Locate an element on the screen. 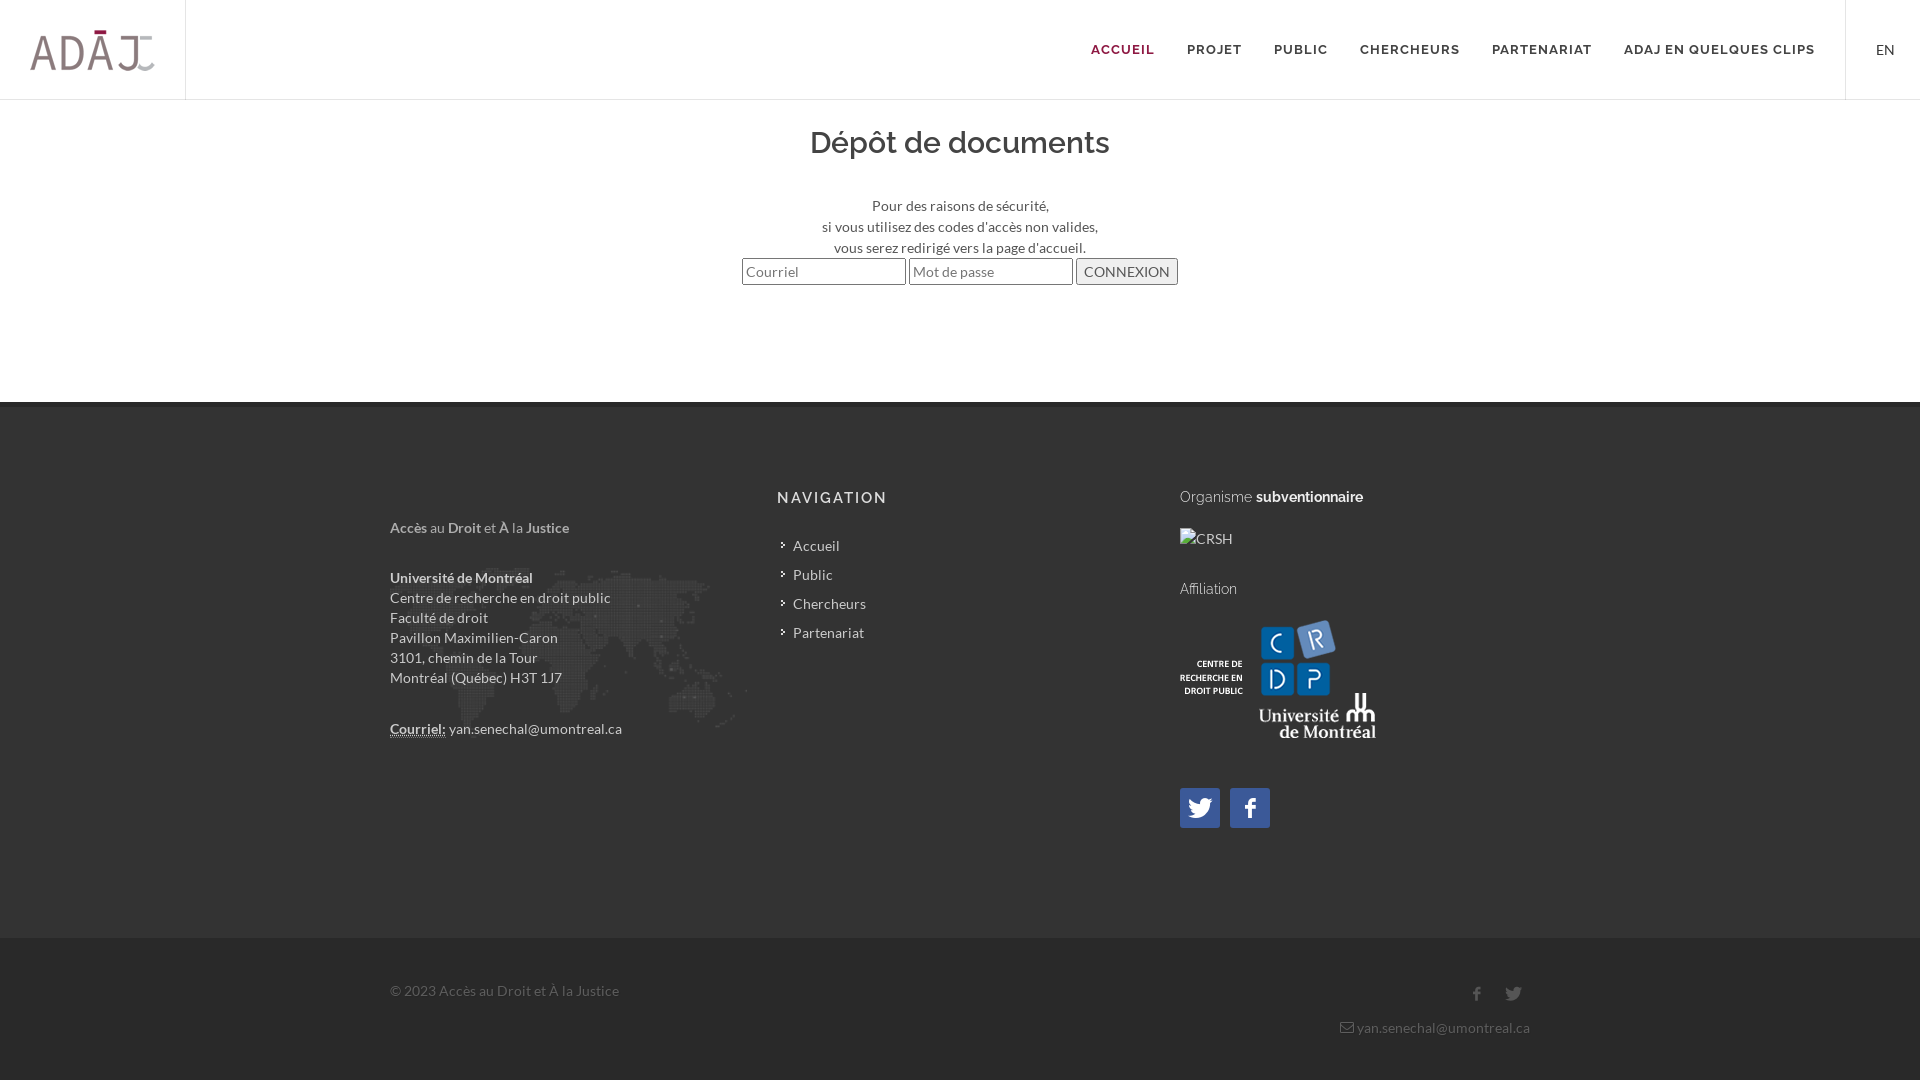  'Chercheurs' is located at coordinates (825, 601).